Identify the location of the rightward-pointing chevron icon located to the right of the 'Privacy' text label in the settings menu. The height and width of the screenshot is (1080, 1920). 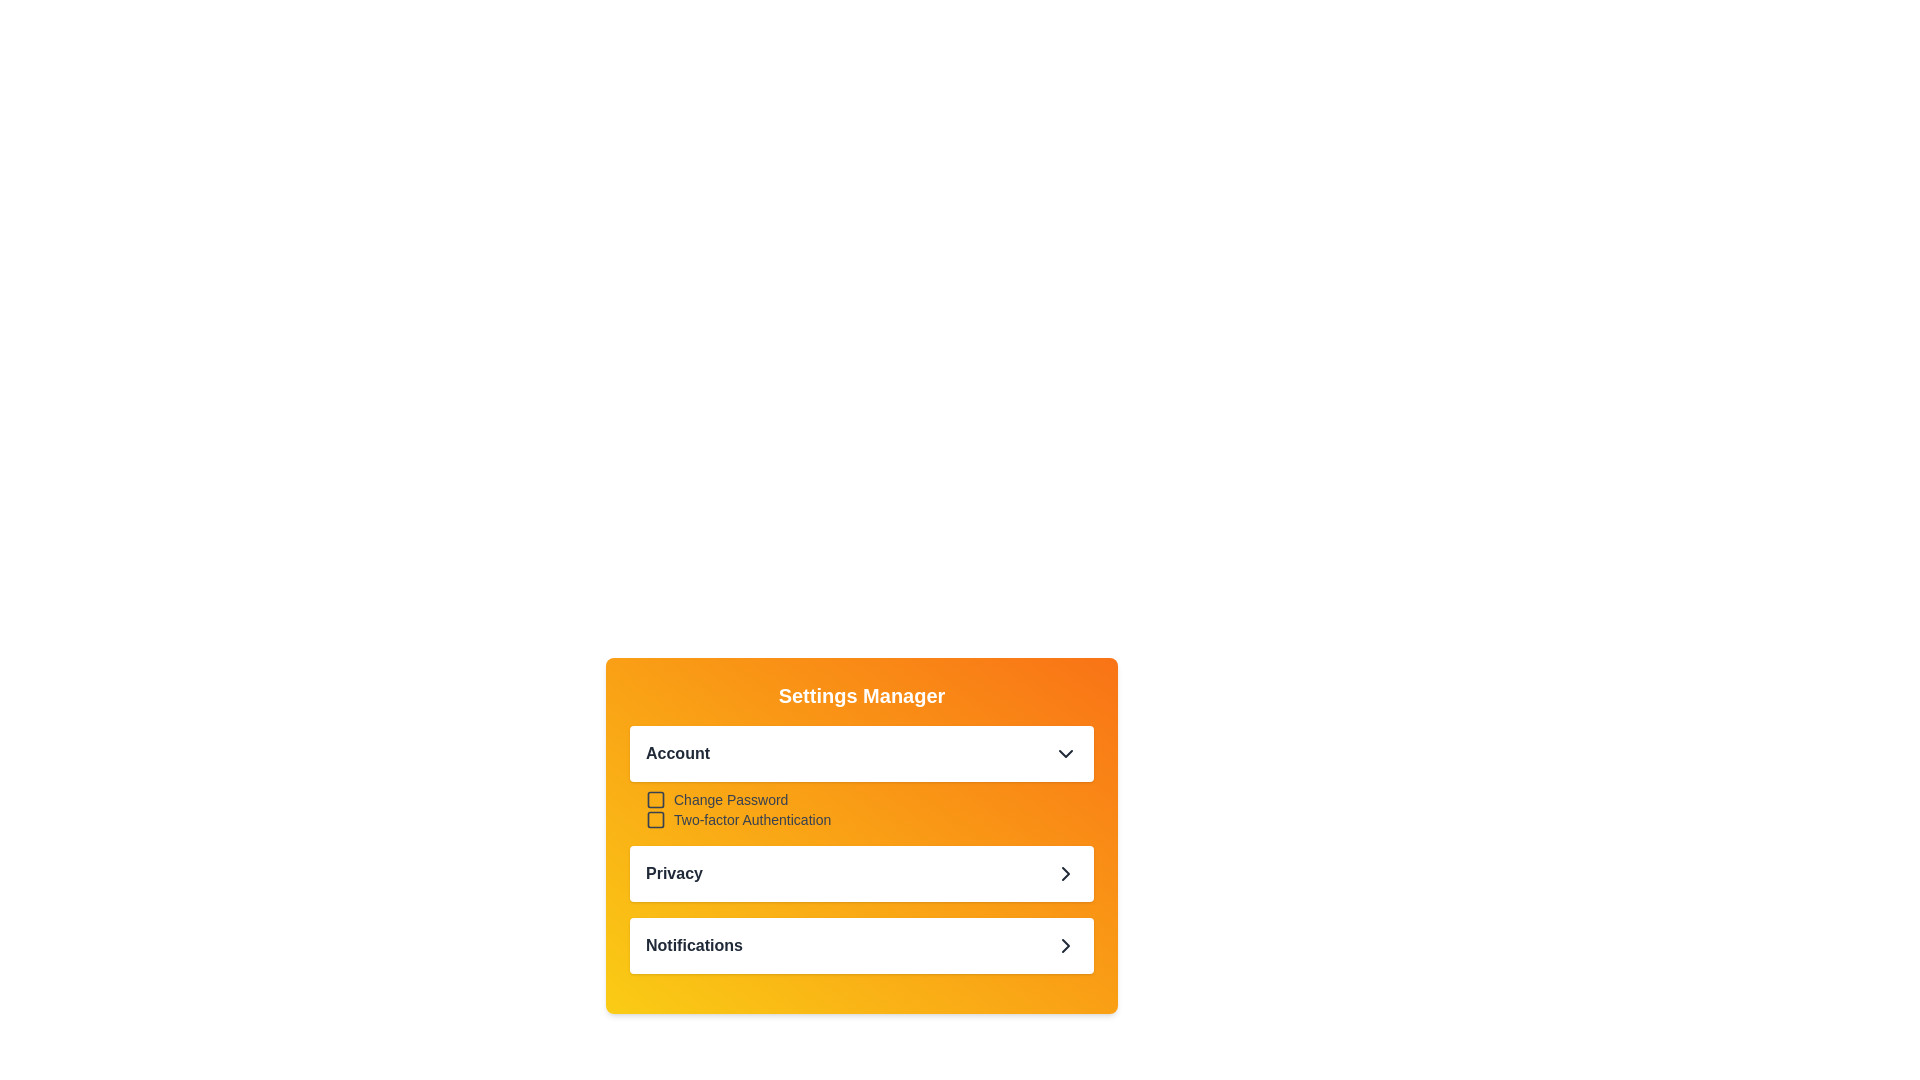
(1064, 873).